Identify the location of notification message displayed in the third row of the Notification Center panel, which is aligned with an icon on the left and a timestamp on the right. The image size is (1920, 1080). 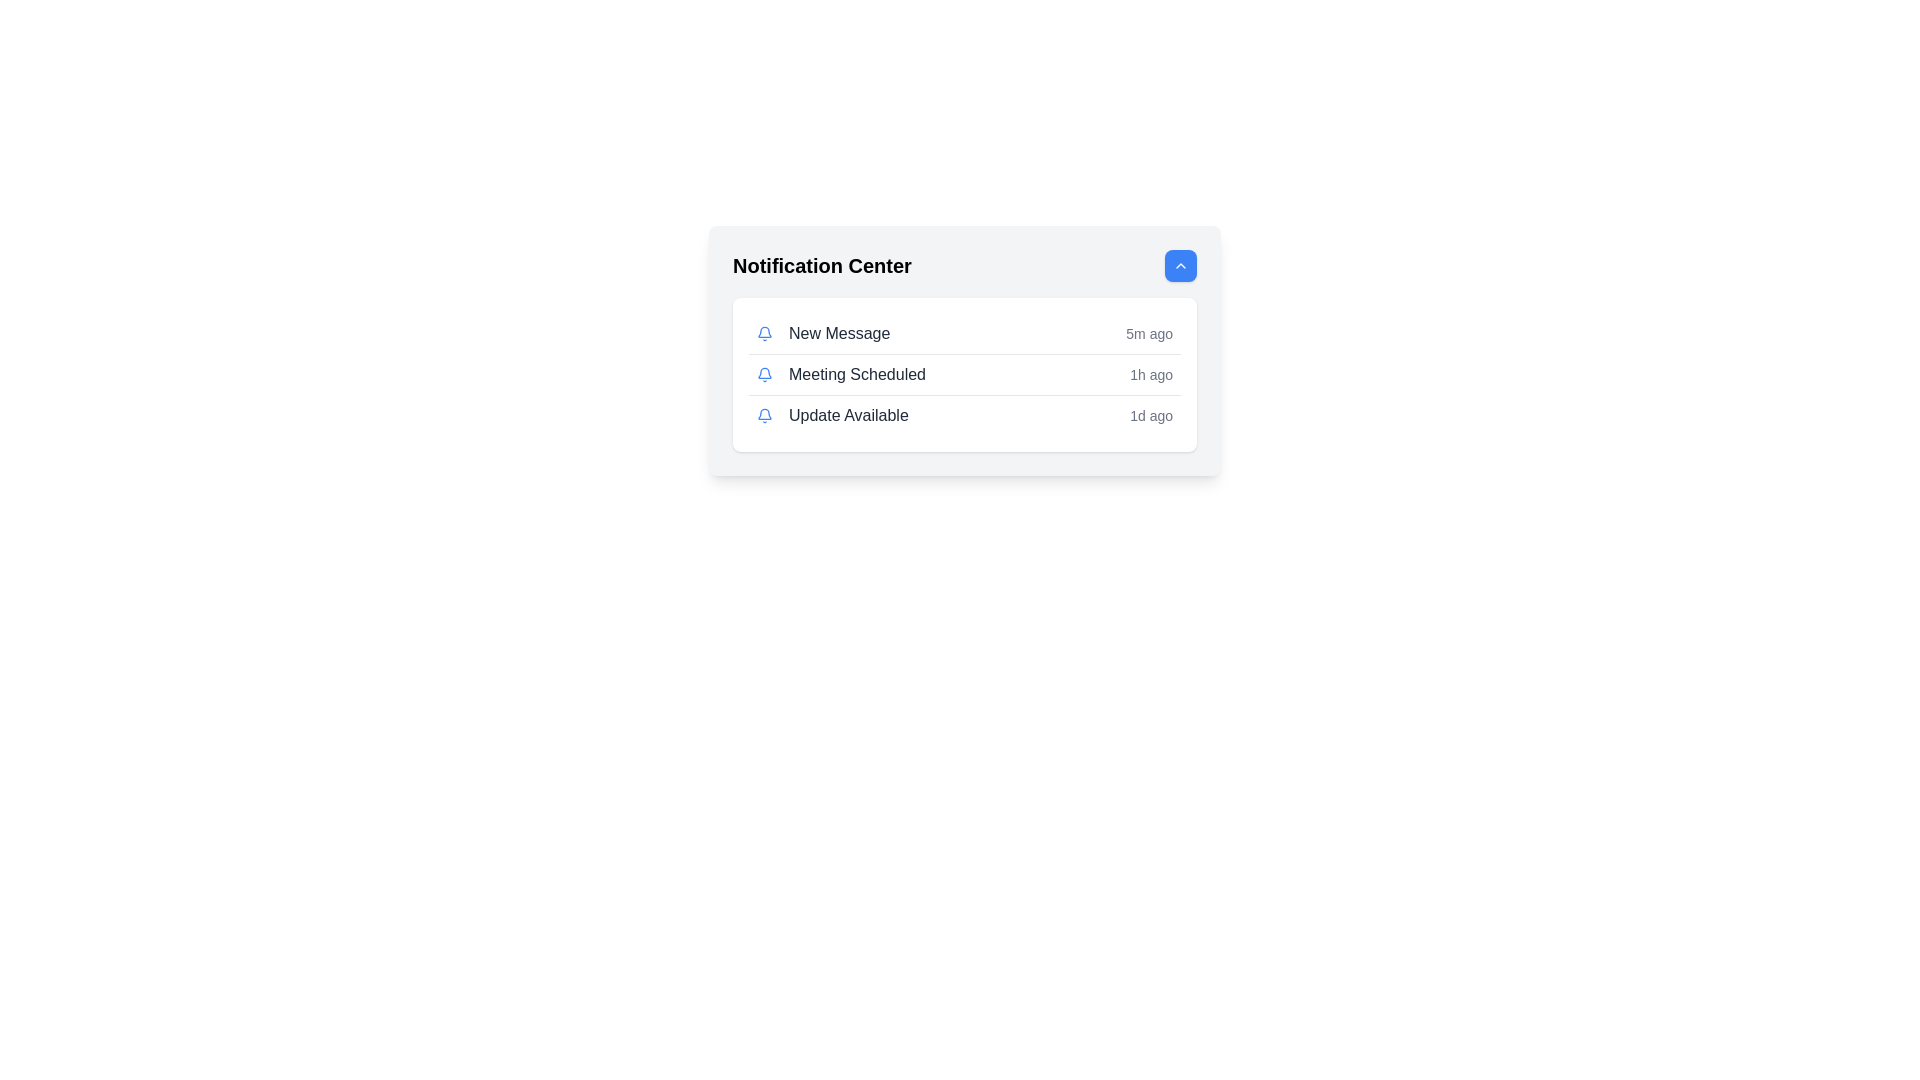
(848, 415).